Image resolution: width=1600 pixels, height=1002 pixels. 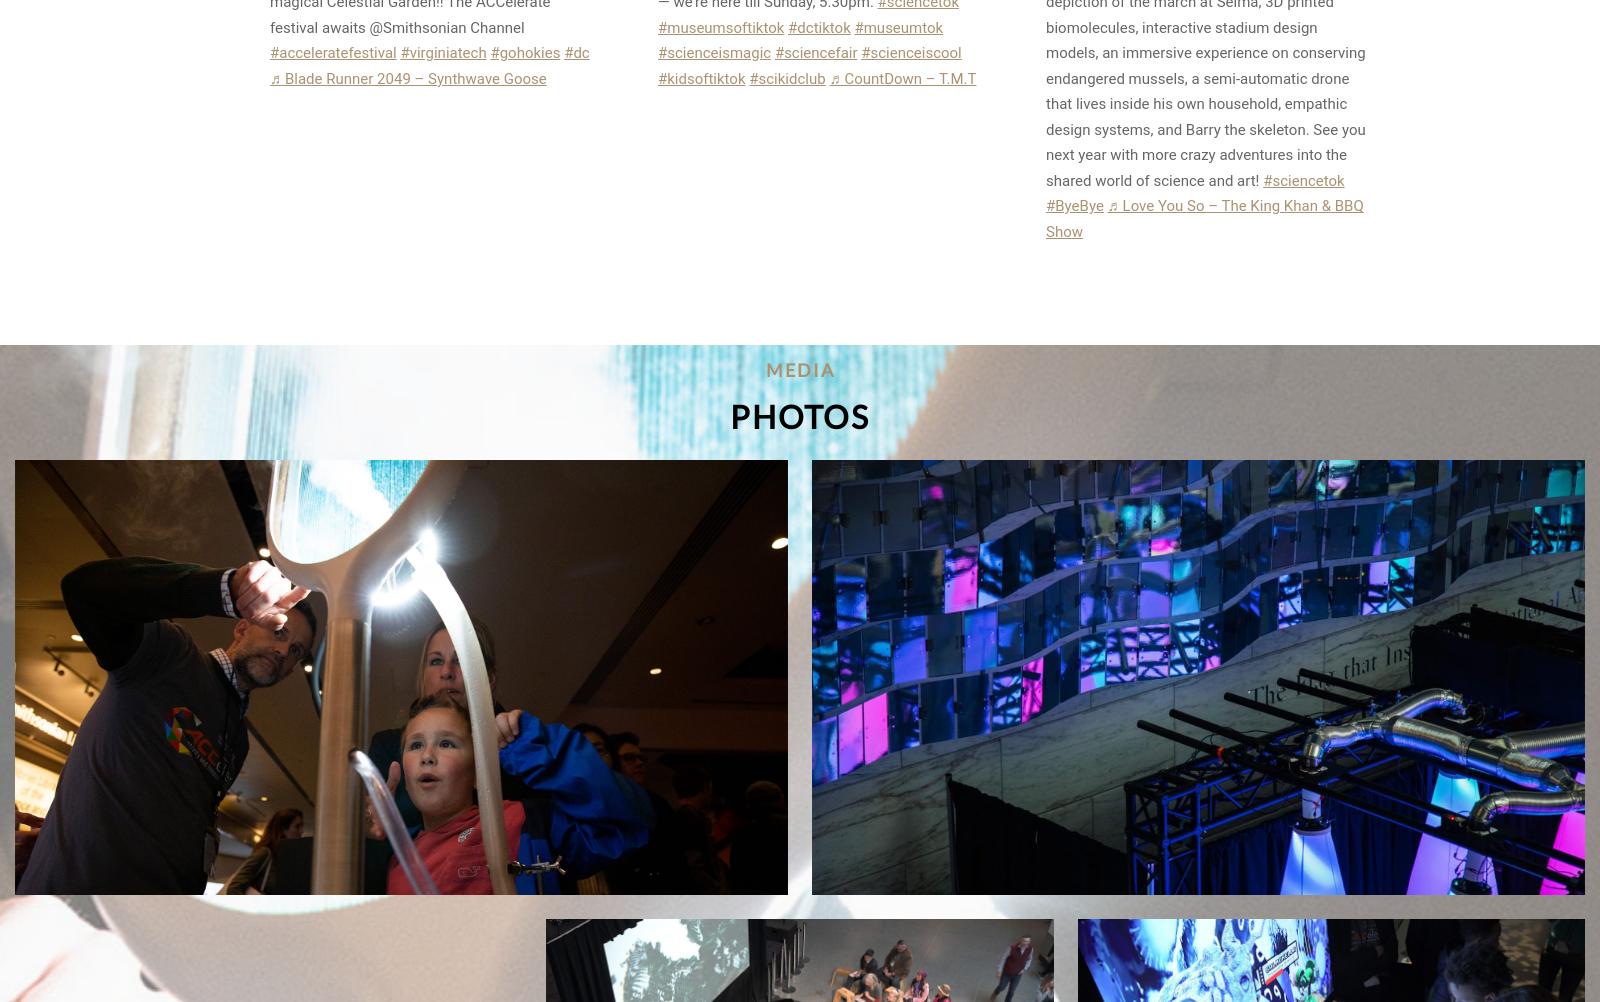 What do you see at coordinates (407, 77) in the screenshot?
I see `'♬ Blade Runner 2049 – Synthwave Goose'` at bounding box center [407, 77].